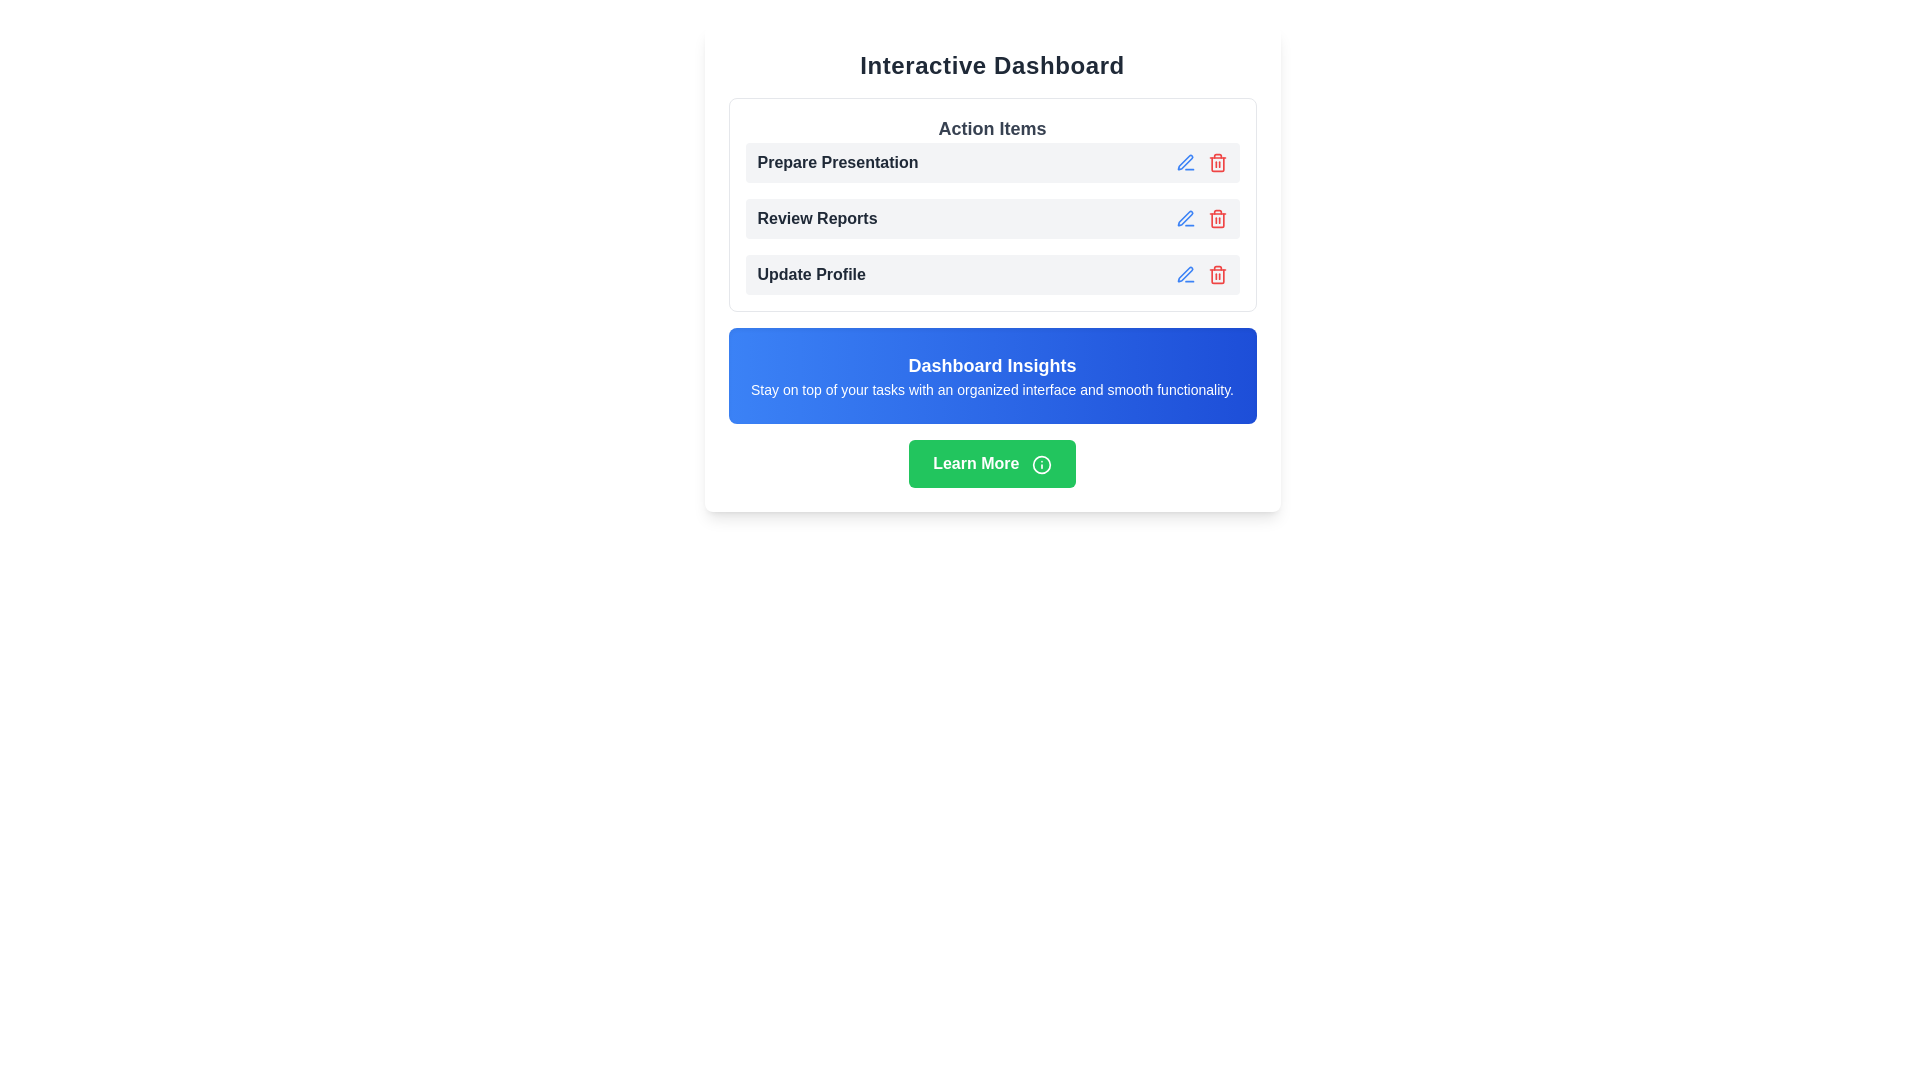 The image size is (1920, 1080). What do you see at coordinates (992, 161) in the screenshot?
I see `the first list item labeled 'Prepare Presentation'` at bounding box center [992, 161].